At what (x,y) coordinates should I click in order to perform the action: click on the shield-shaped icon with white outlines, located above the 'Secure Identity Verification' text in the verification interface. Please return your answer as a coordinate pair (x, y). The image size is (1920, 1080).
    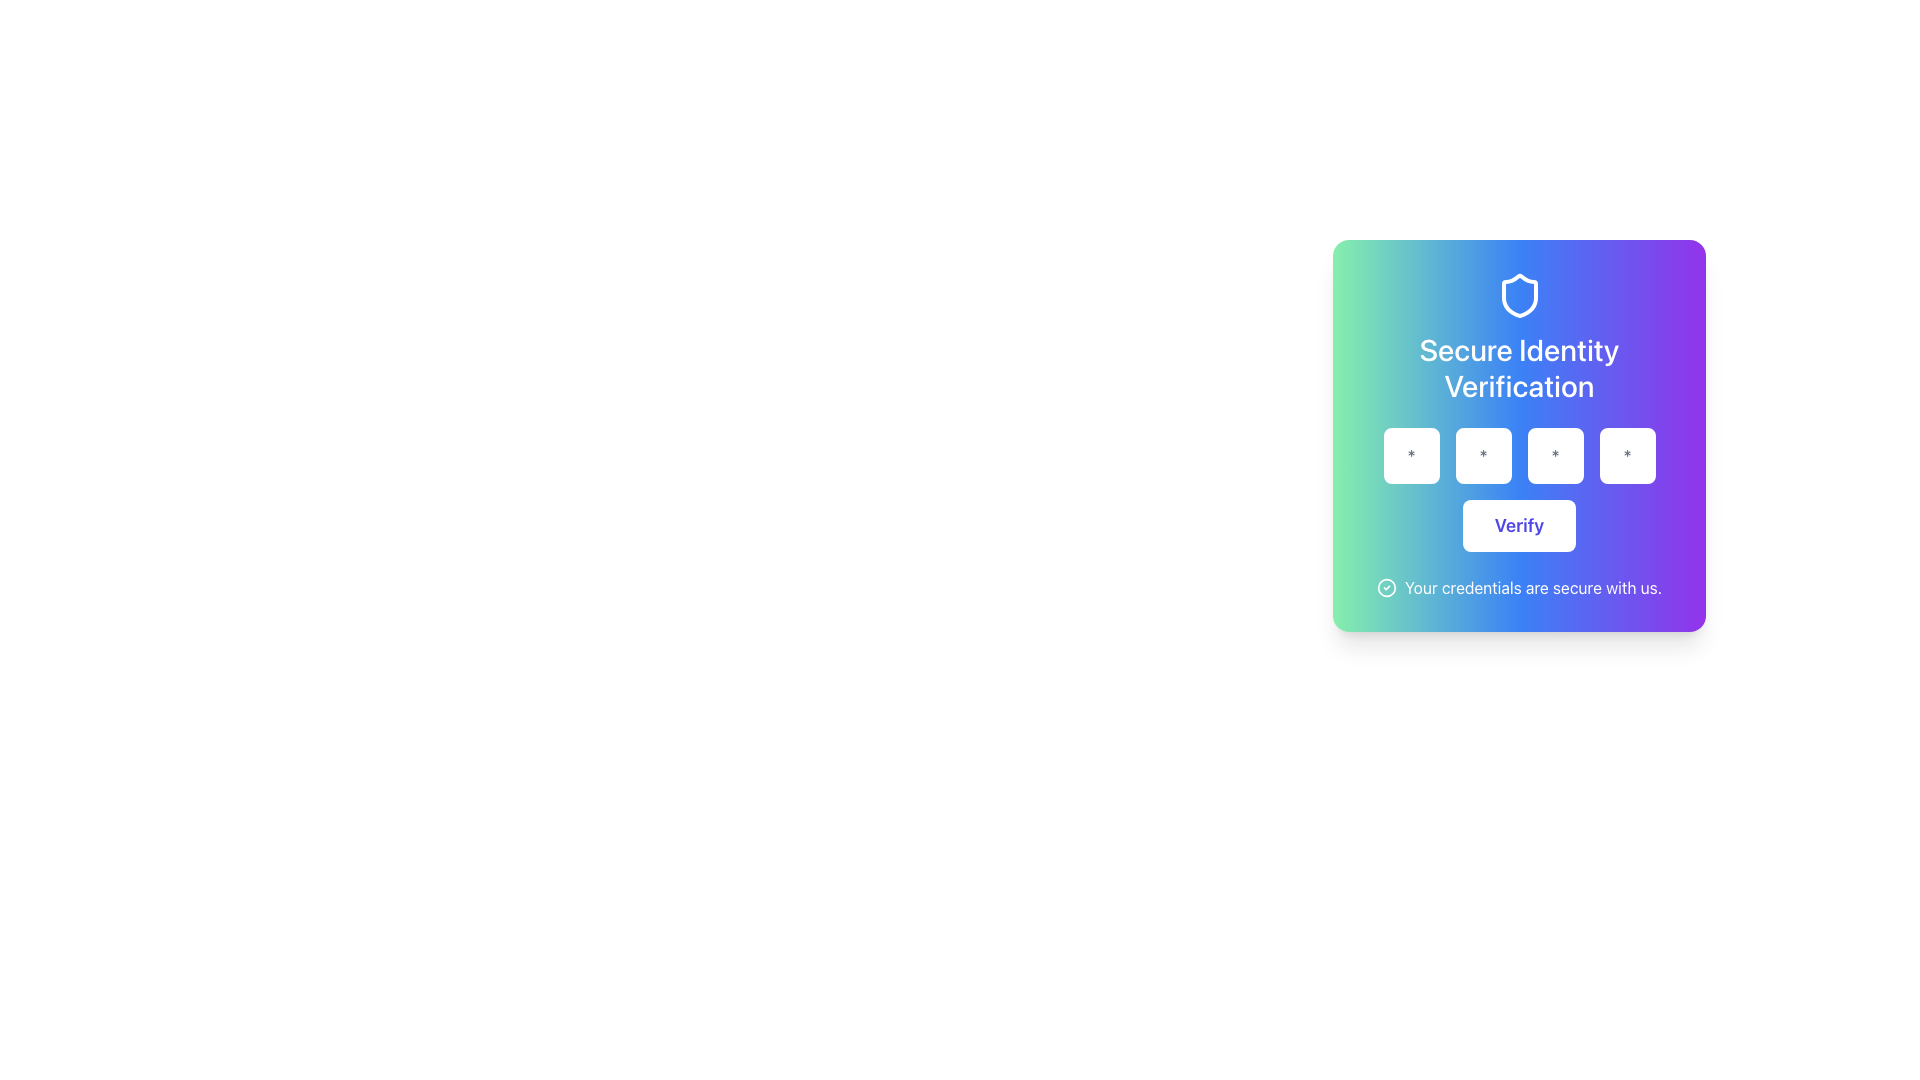
    Looking at the image, I should click on (1519, 296).